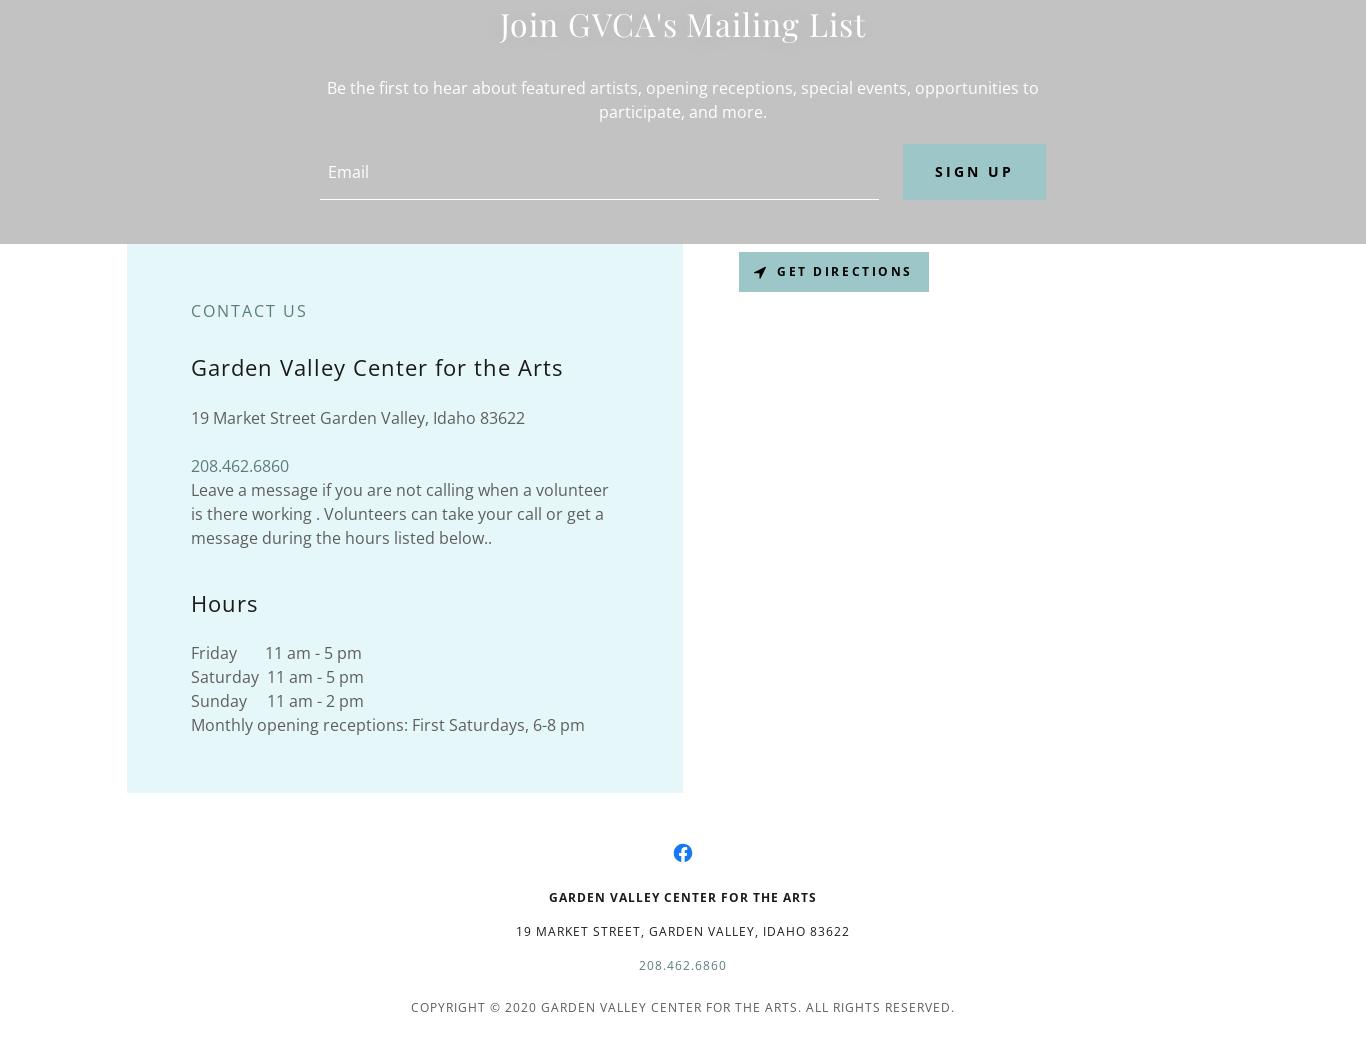  I want to click on 'Hours', so click(223, 601).